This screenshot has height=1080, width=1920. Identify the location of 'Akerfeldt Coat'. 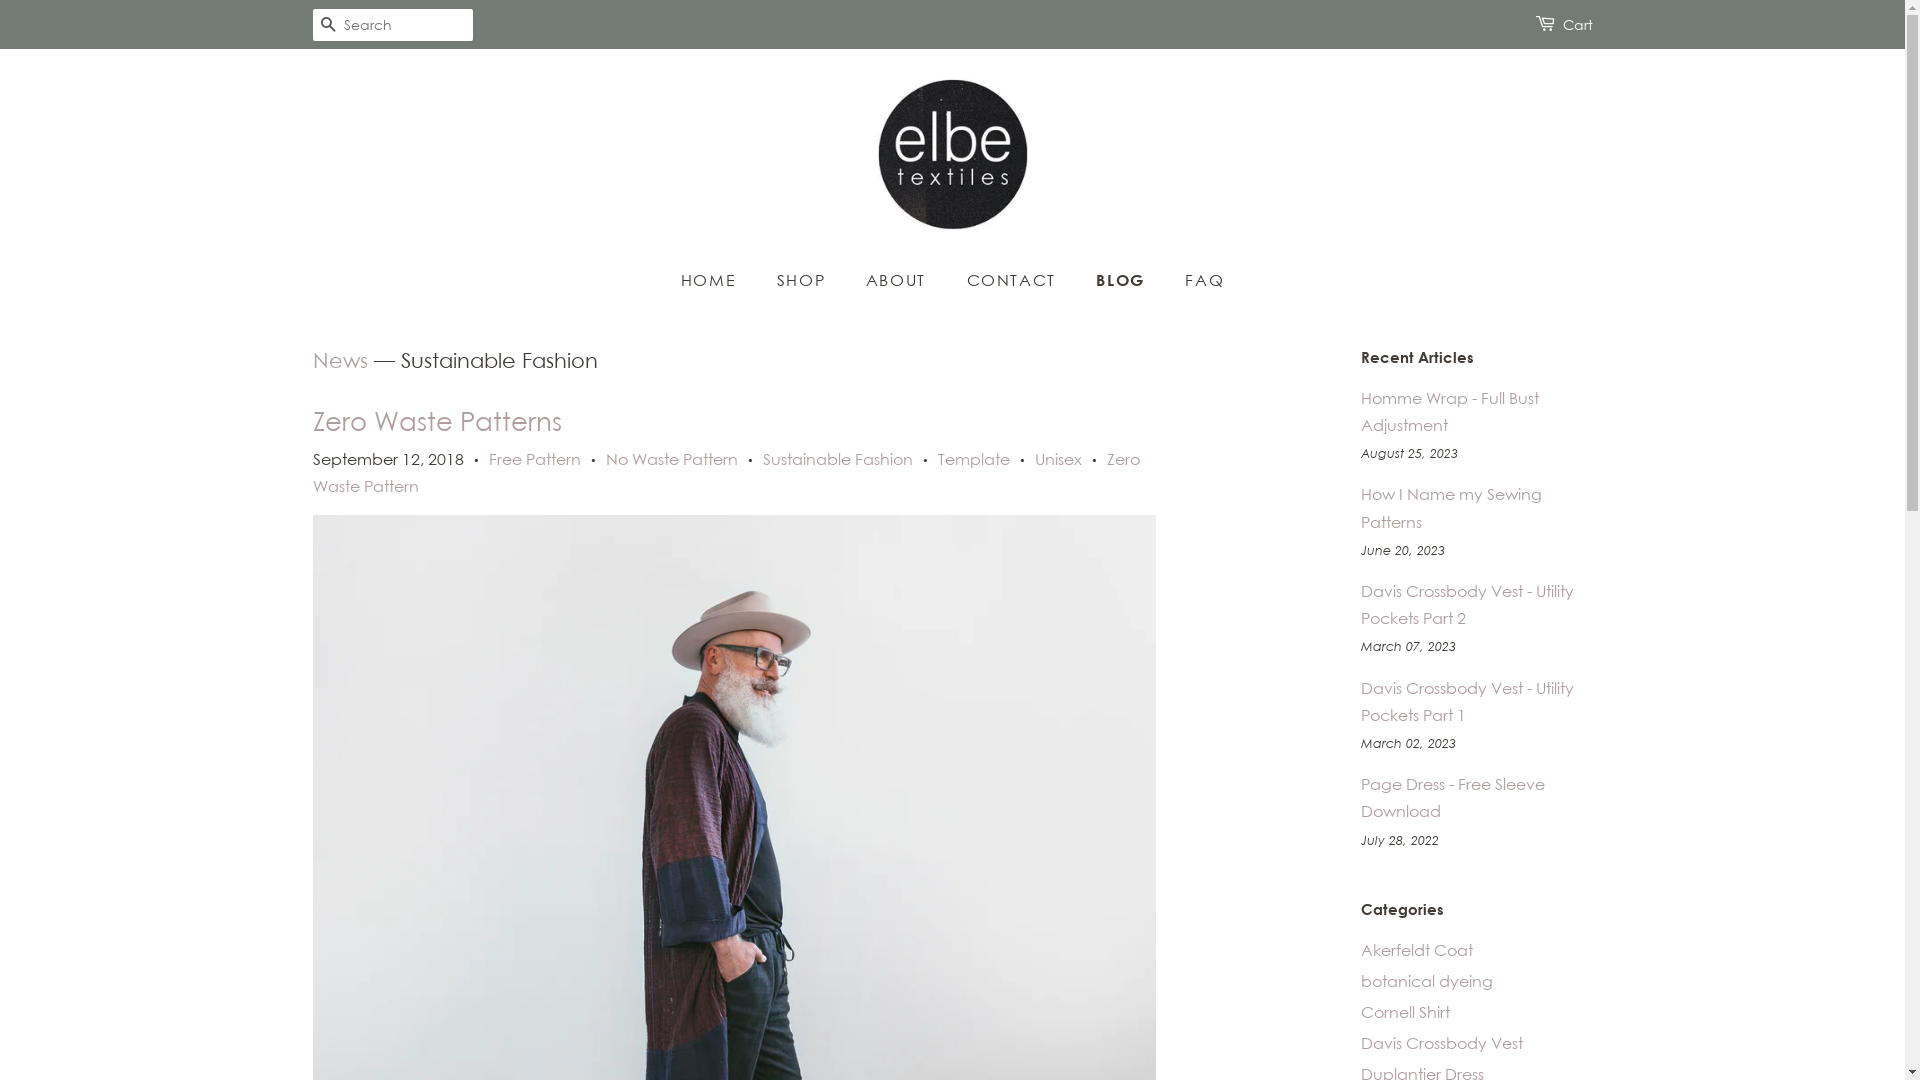
(1415, 948).